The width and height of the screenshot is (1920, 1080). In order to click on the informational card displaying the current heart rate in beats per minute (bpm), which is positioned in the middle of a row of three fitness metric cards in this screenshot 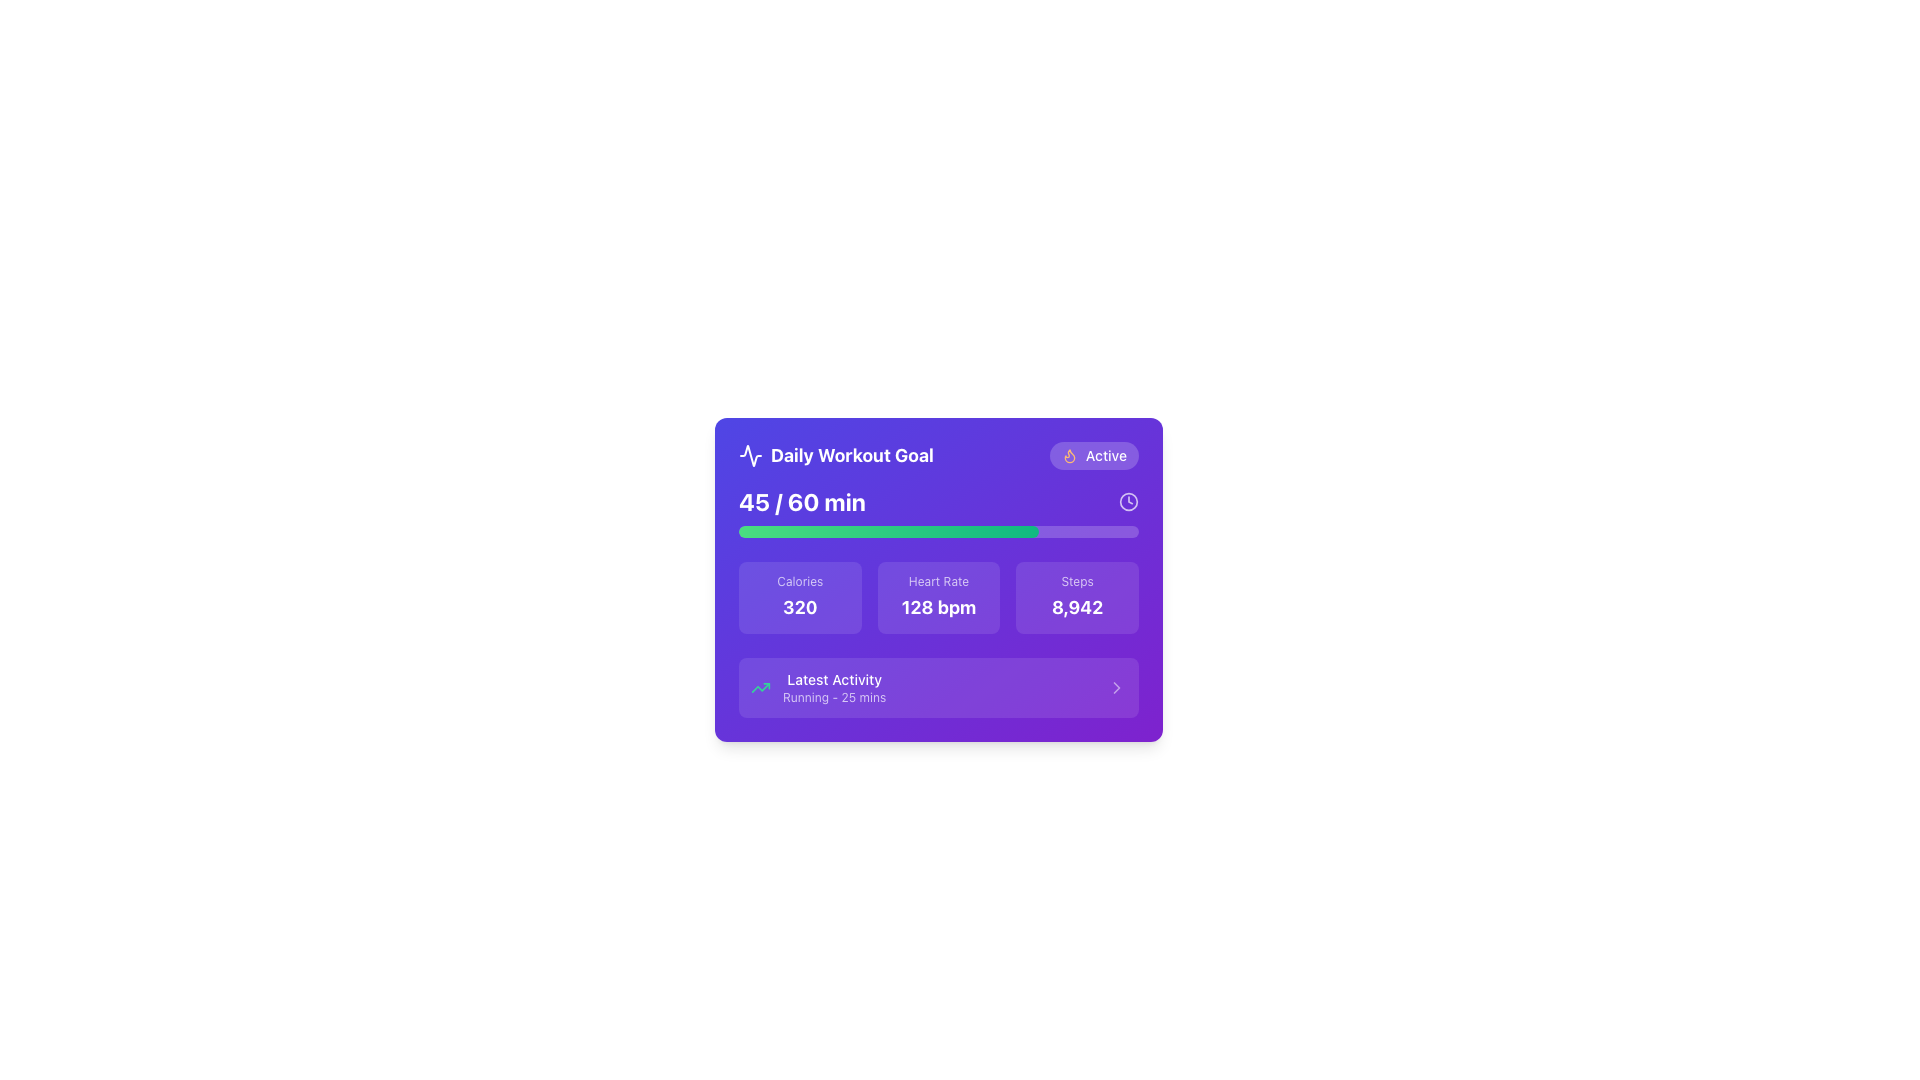, I will do `click(938, 596)`.